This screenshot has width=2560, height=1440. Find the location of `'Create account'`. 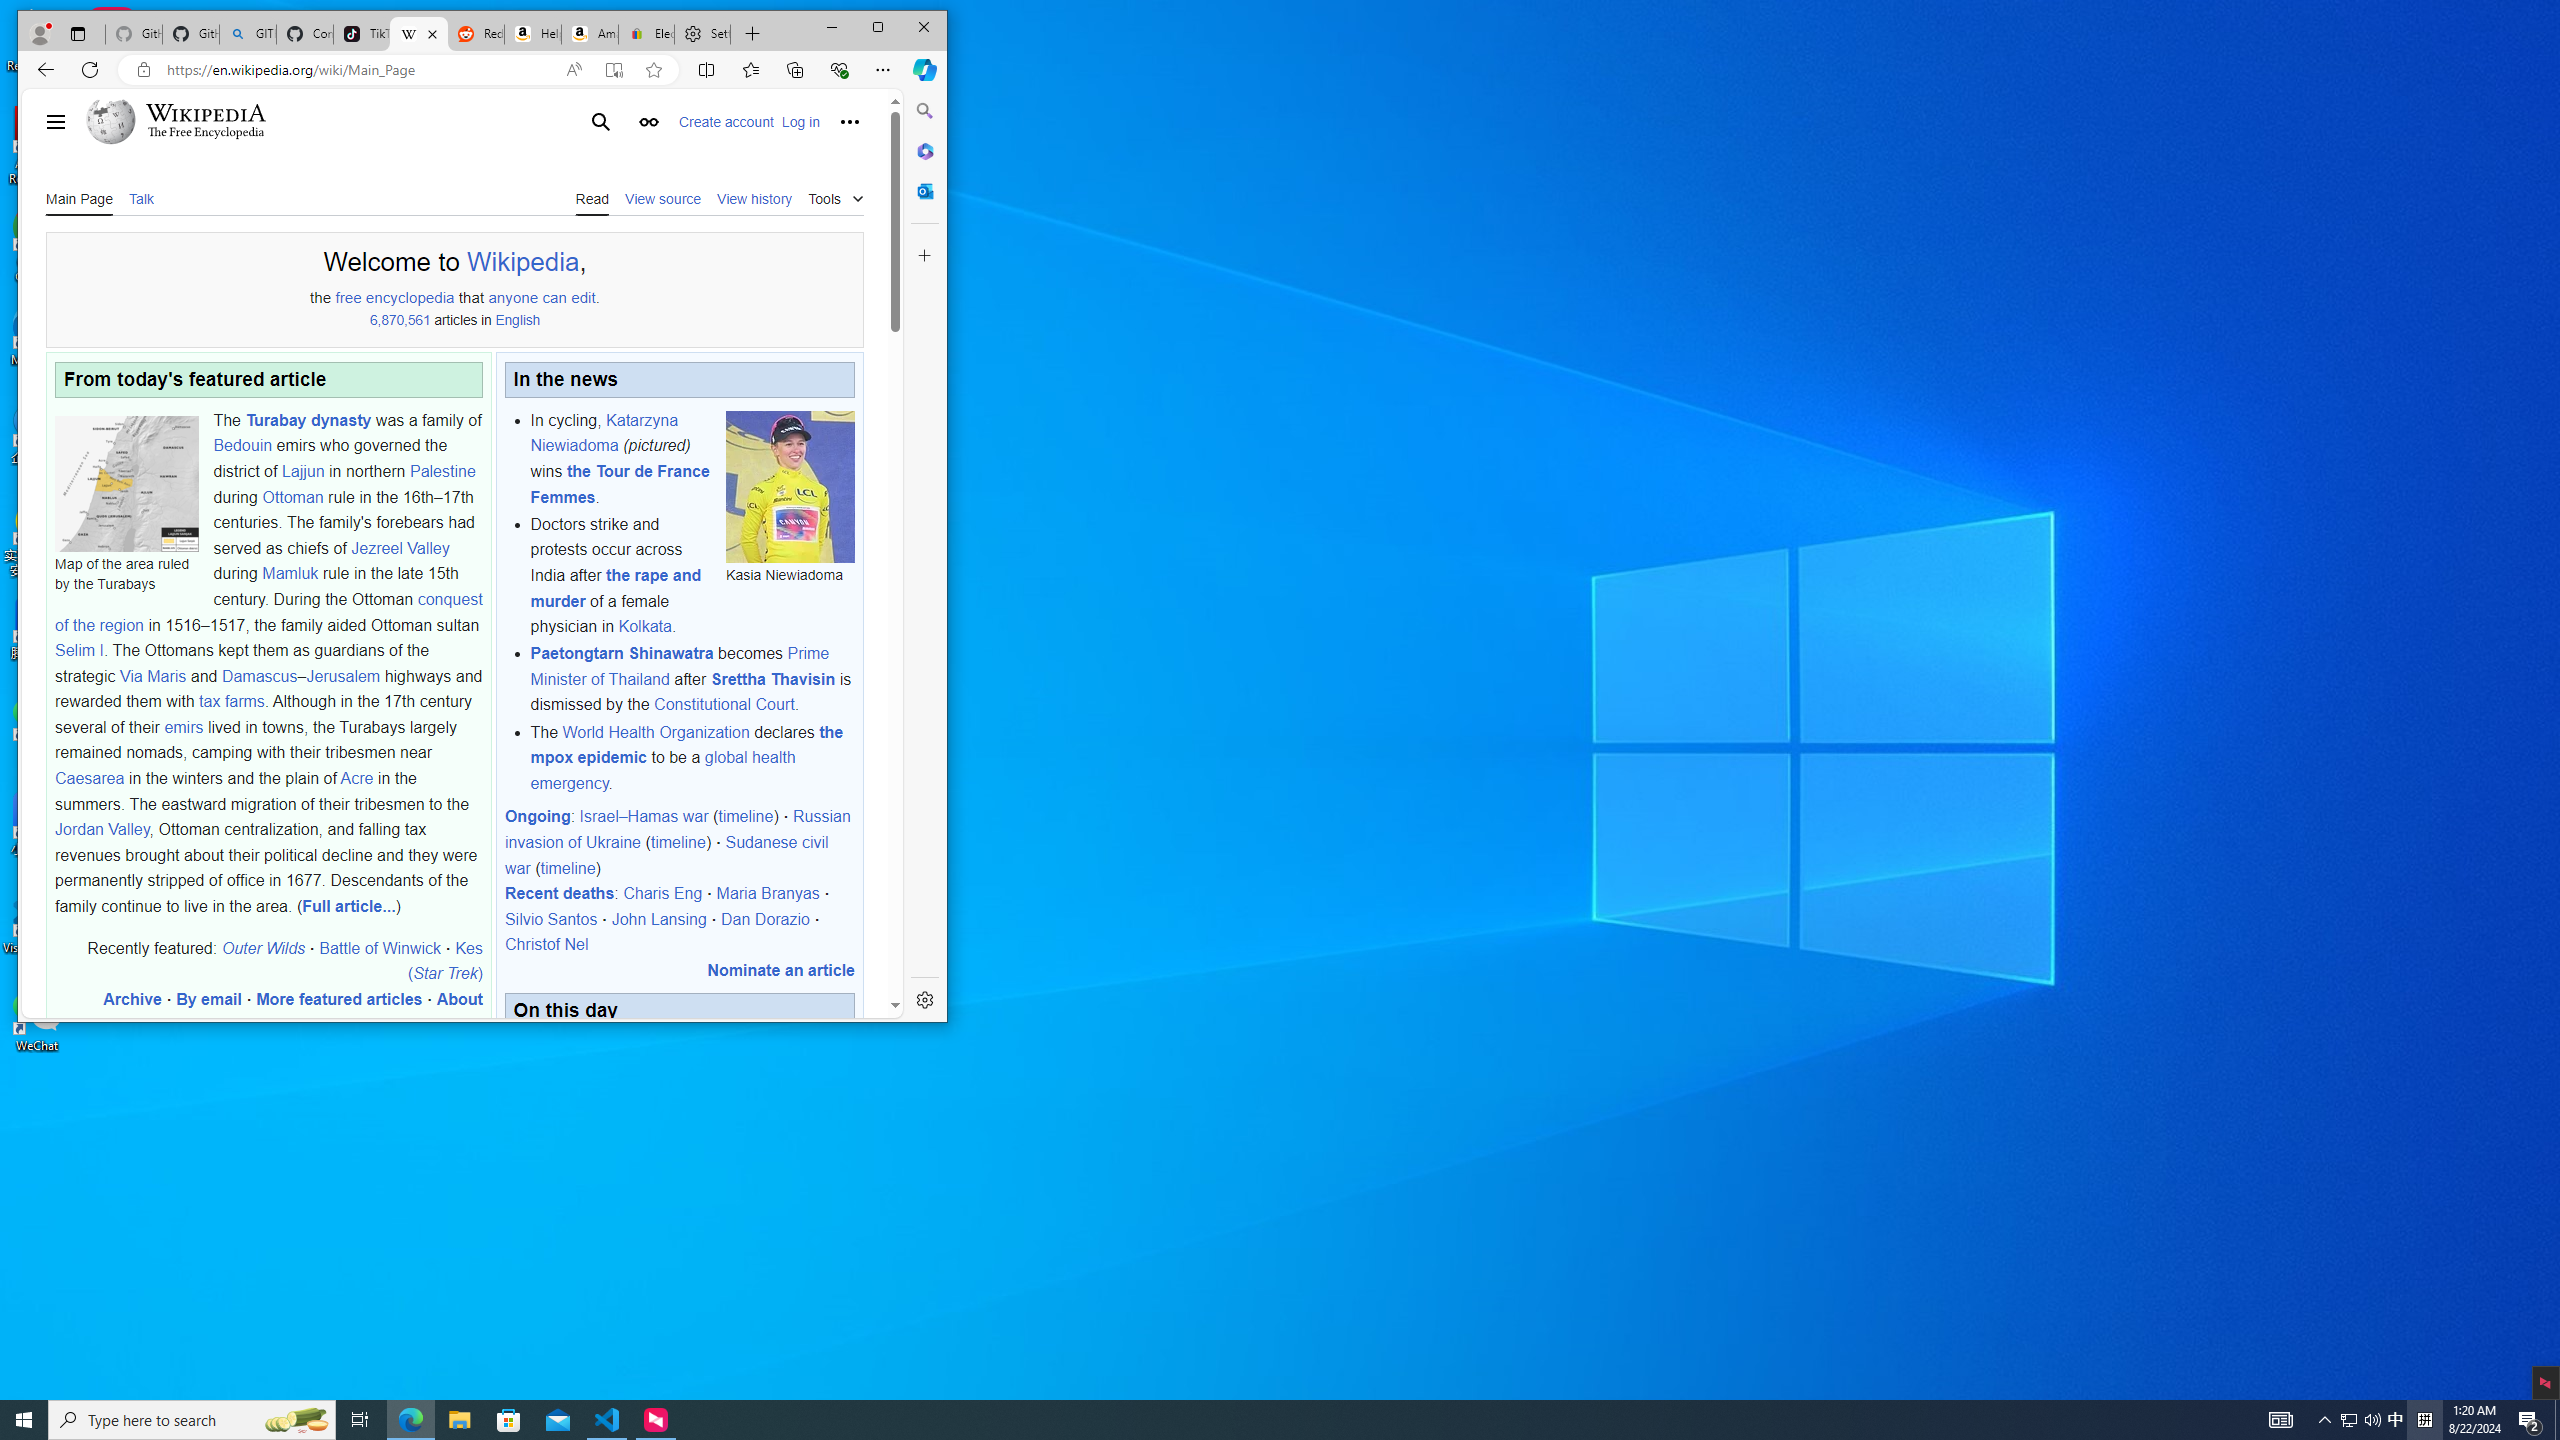

'Create account' is located at coordinates (725, 120).